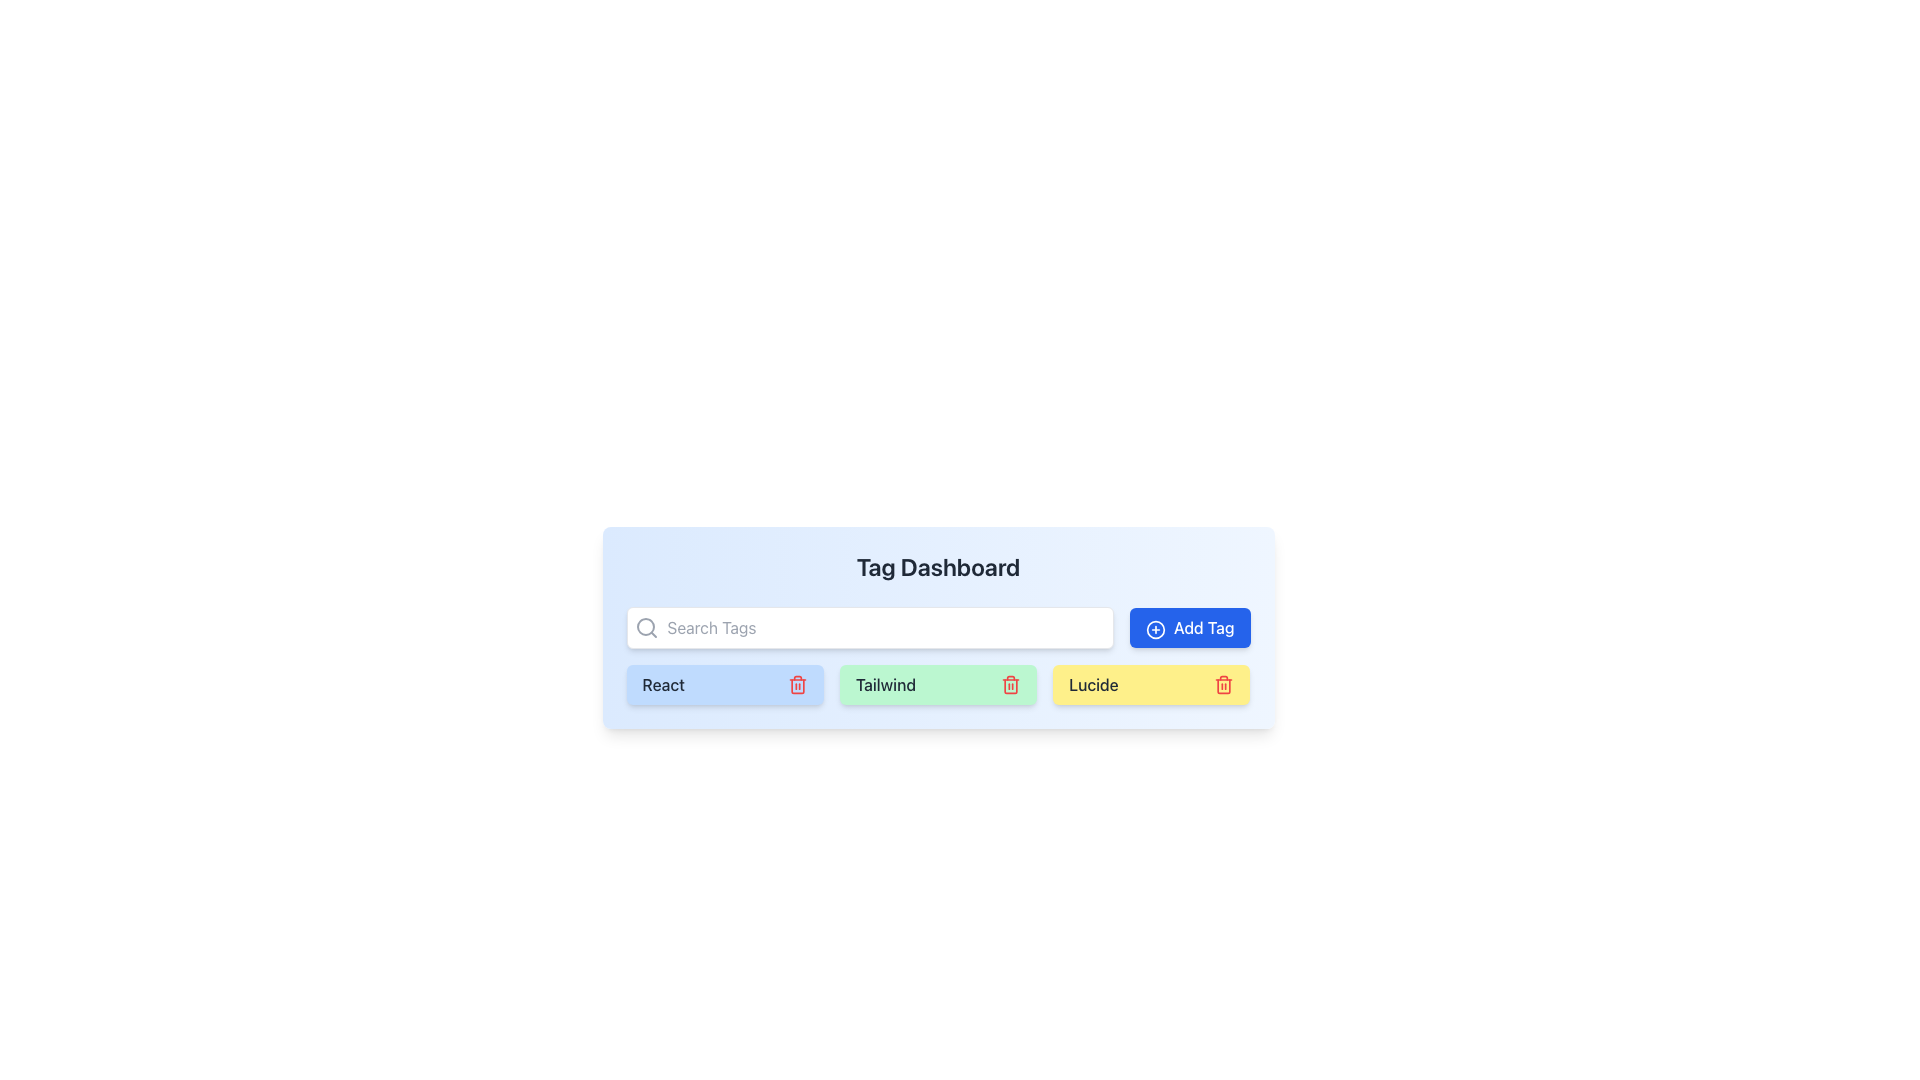 Image resolution: width=1920 pixels, height=1080 pixels. What do you see at coordinates (1011, 685) in the screenshot?
I see `the 'delete' icon located in the green area labeled 'Tailwind' below the search bar` at bounding box center [1011, 685].